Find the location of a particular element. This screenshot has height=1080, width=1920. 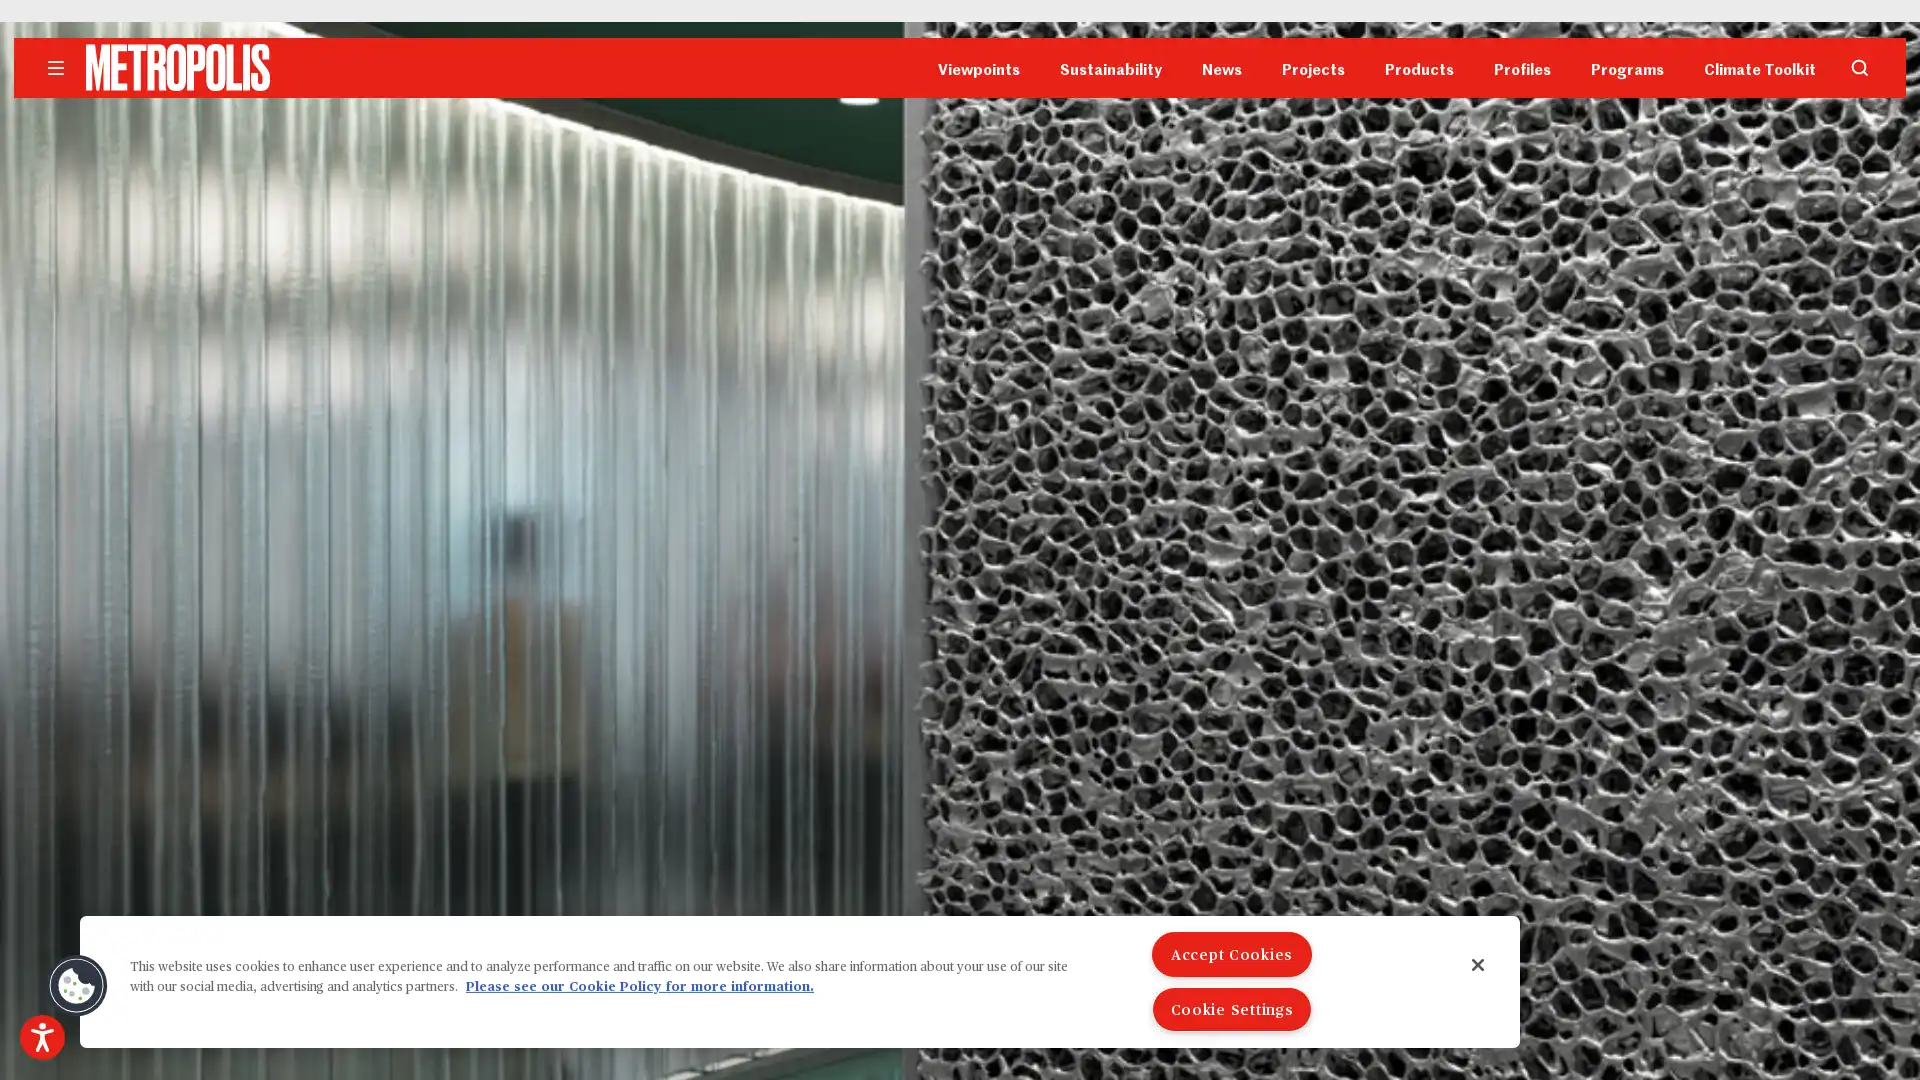

Join Our Email List is located at coordinates (960, 354).